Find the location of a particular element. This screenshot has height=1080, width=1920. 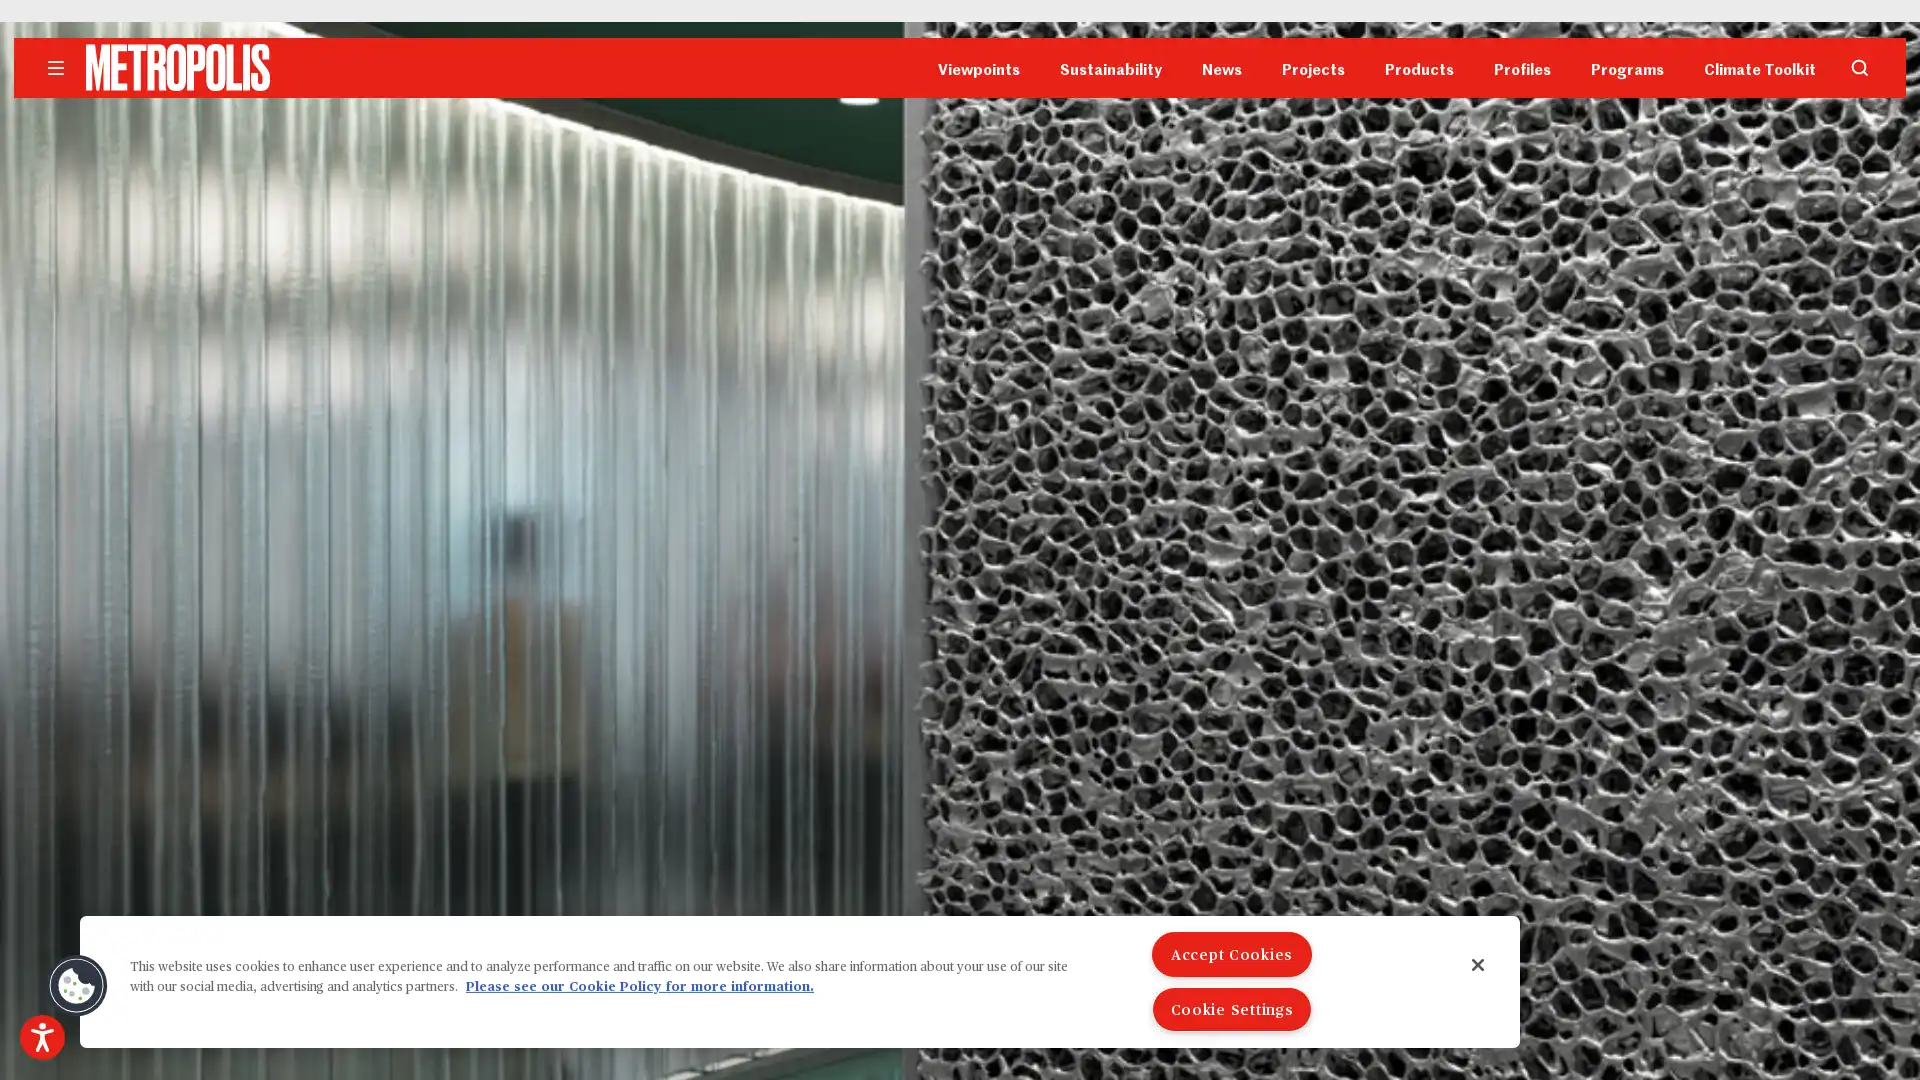

Join Our Email List is located at coordinates (960, 354).